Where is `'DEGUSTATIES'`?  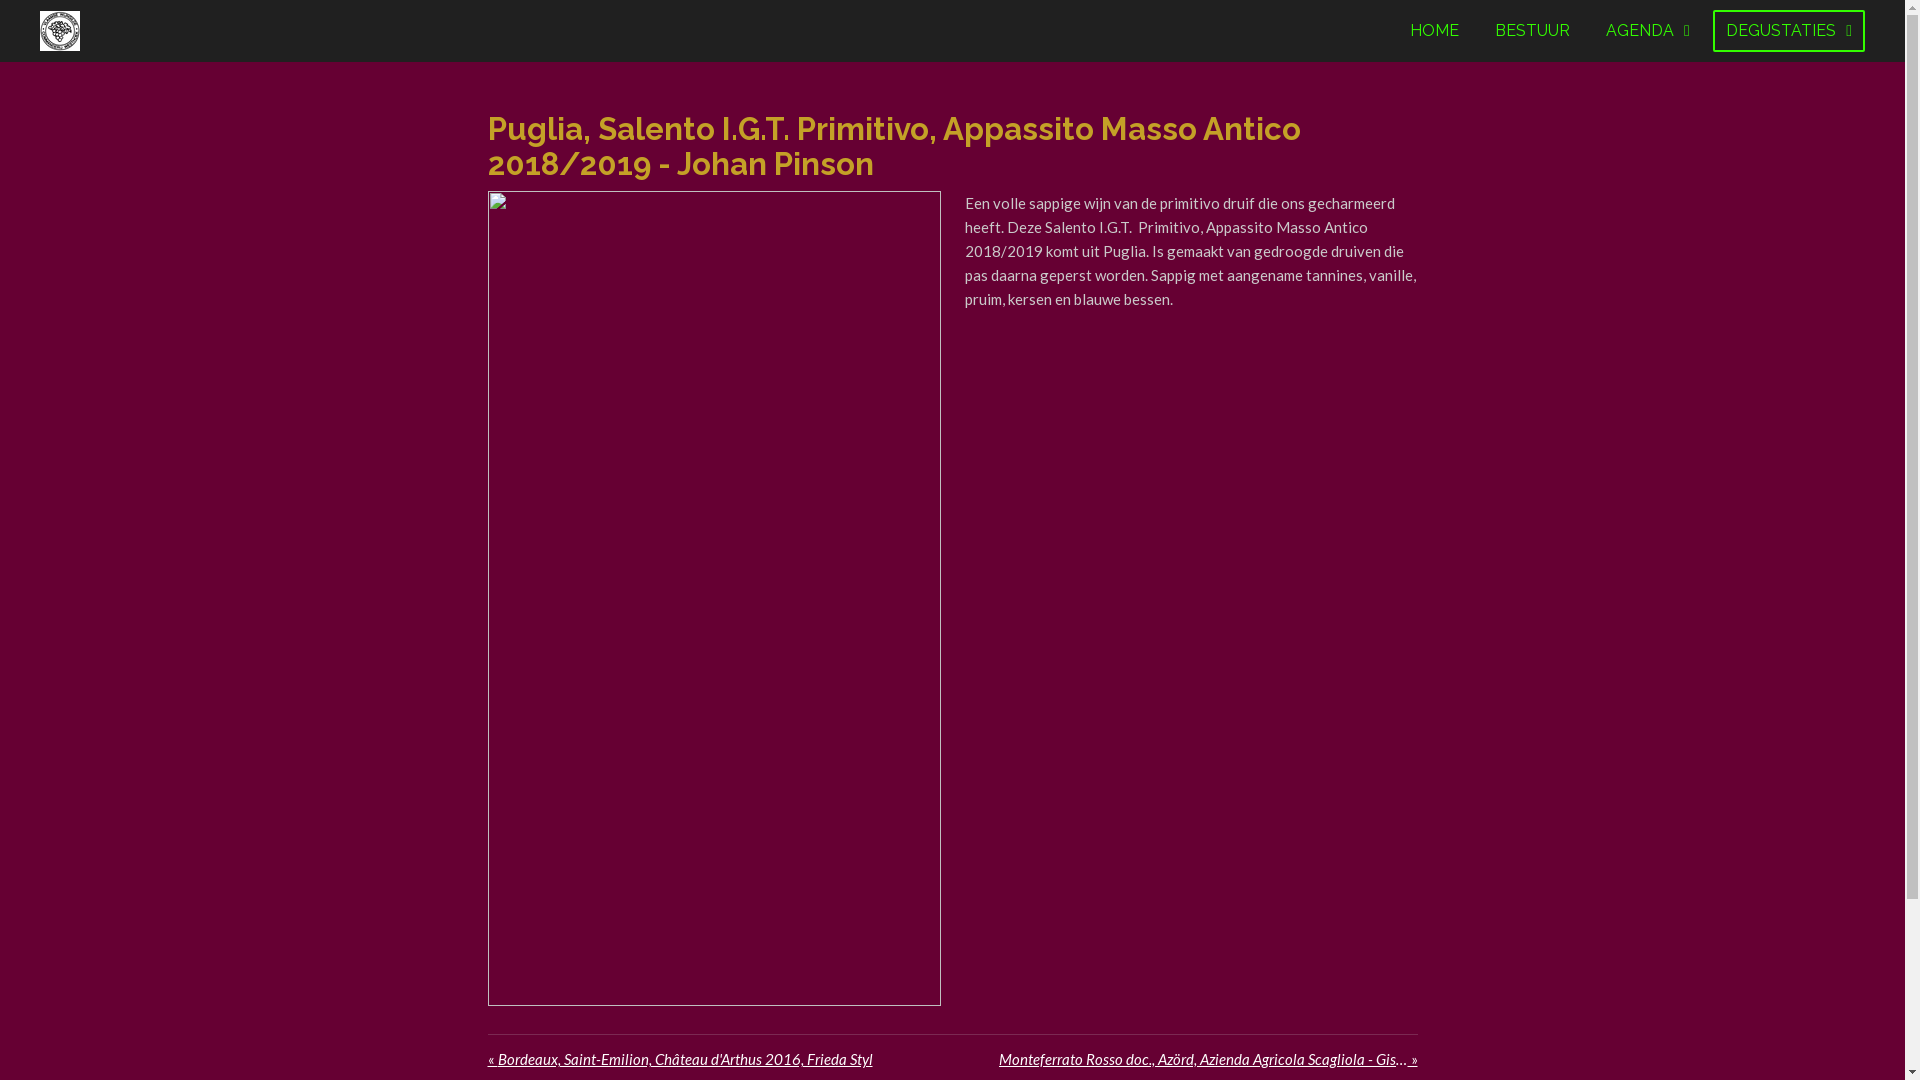 'DEGUSTATIES' is located at coordinates (1789, 30).